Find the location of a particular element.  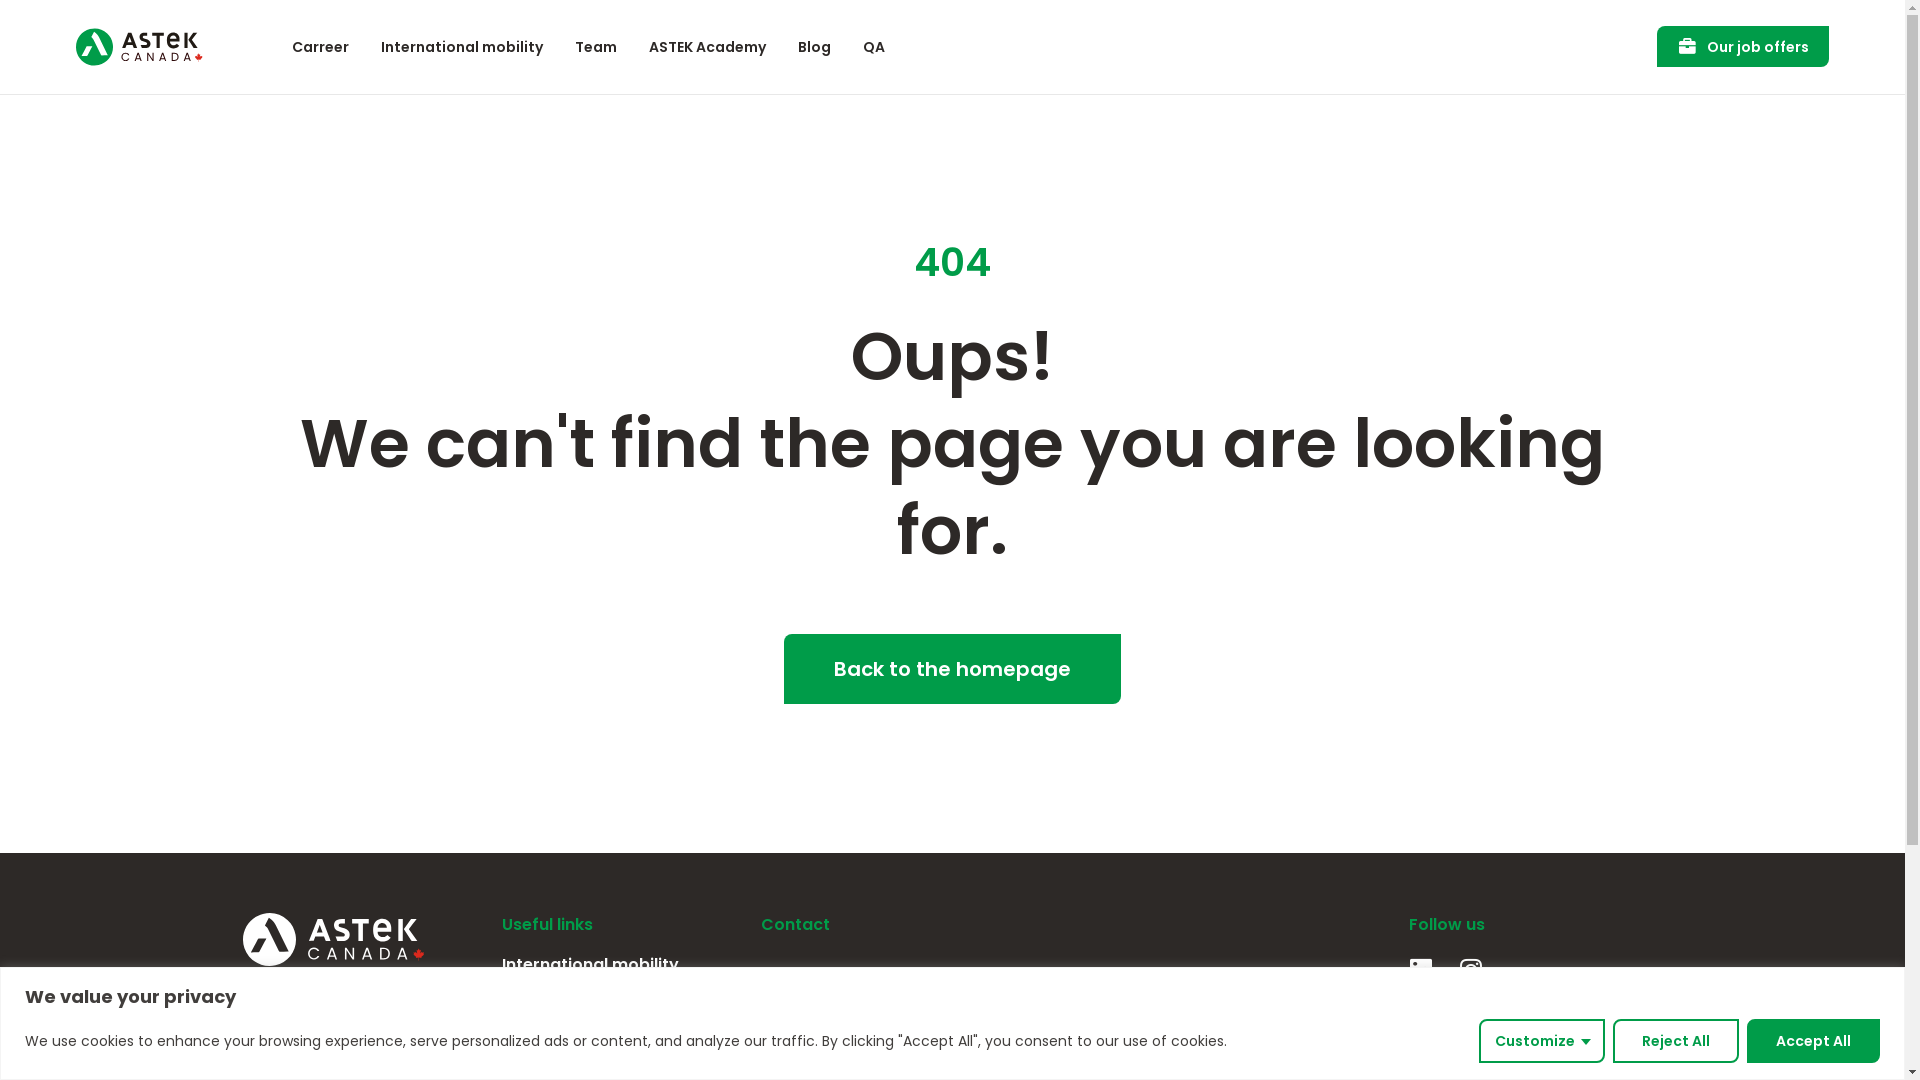

'montreal-logo-footer' is located at coordinates (770, 986).